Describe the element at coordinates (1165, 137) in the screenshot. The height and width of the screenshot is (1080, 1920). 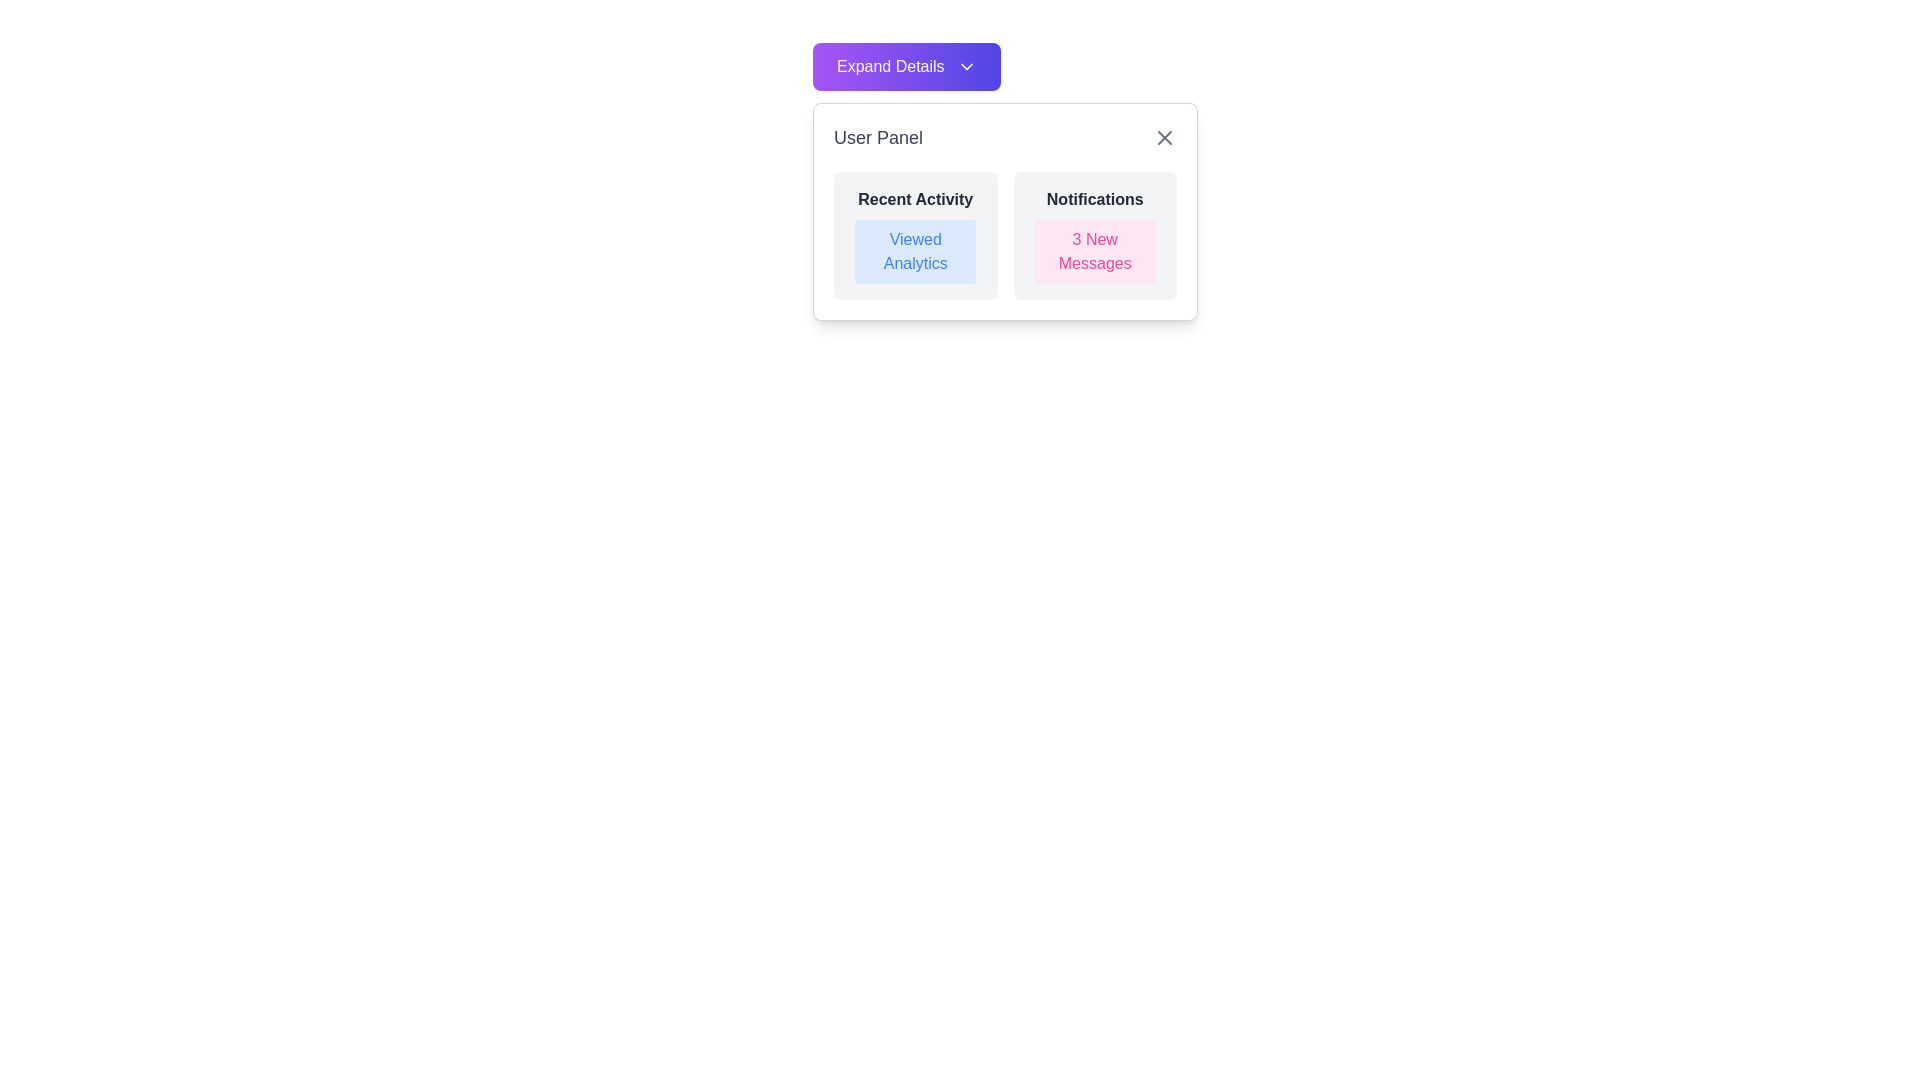
I see `the graphical icon located at the top-right corner of the User Panel card` at that location.